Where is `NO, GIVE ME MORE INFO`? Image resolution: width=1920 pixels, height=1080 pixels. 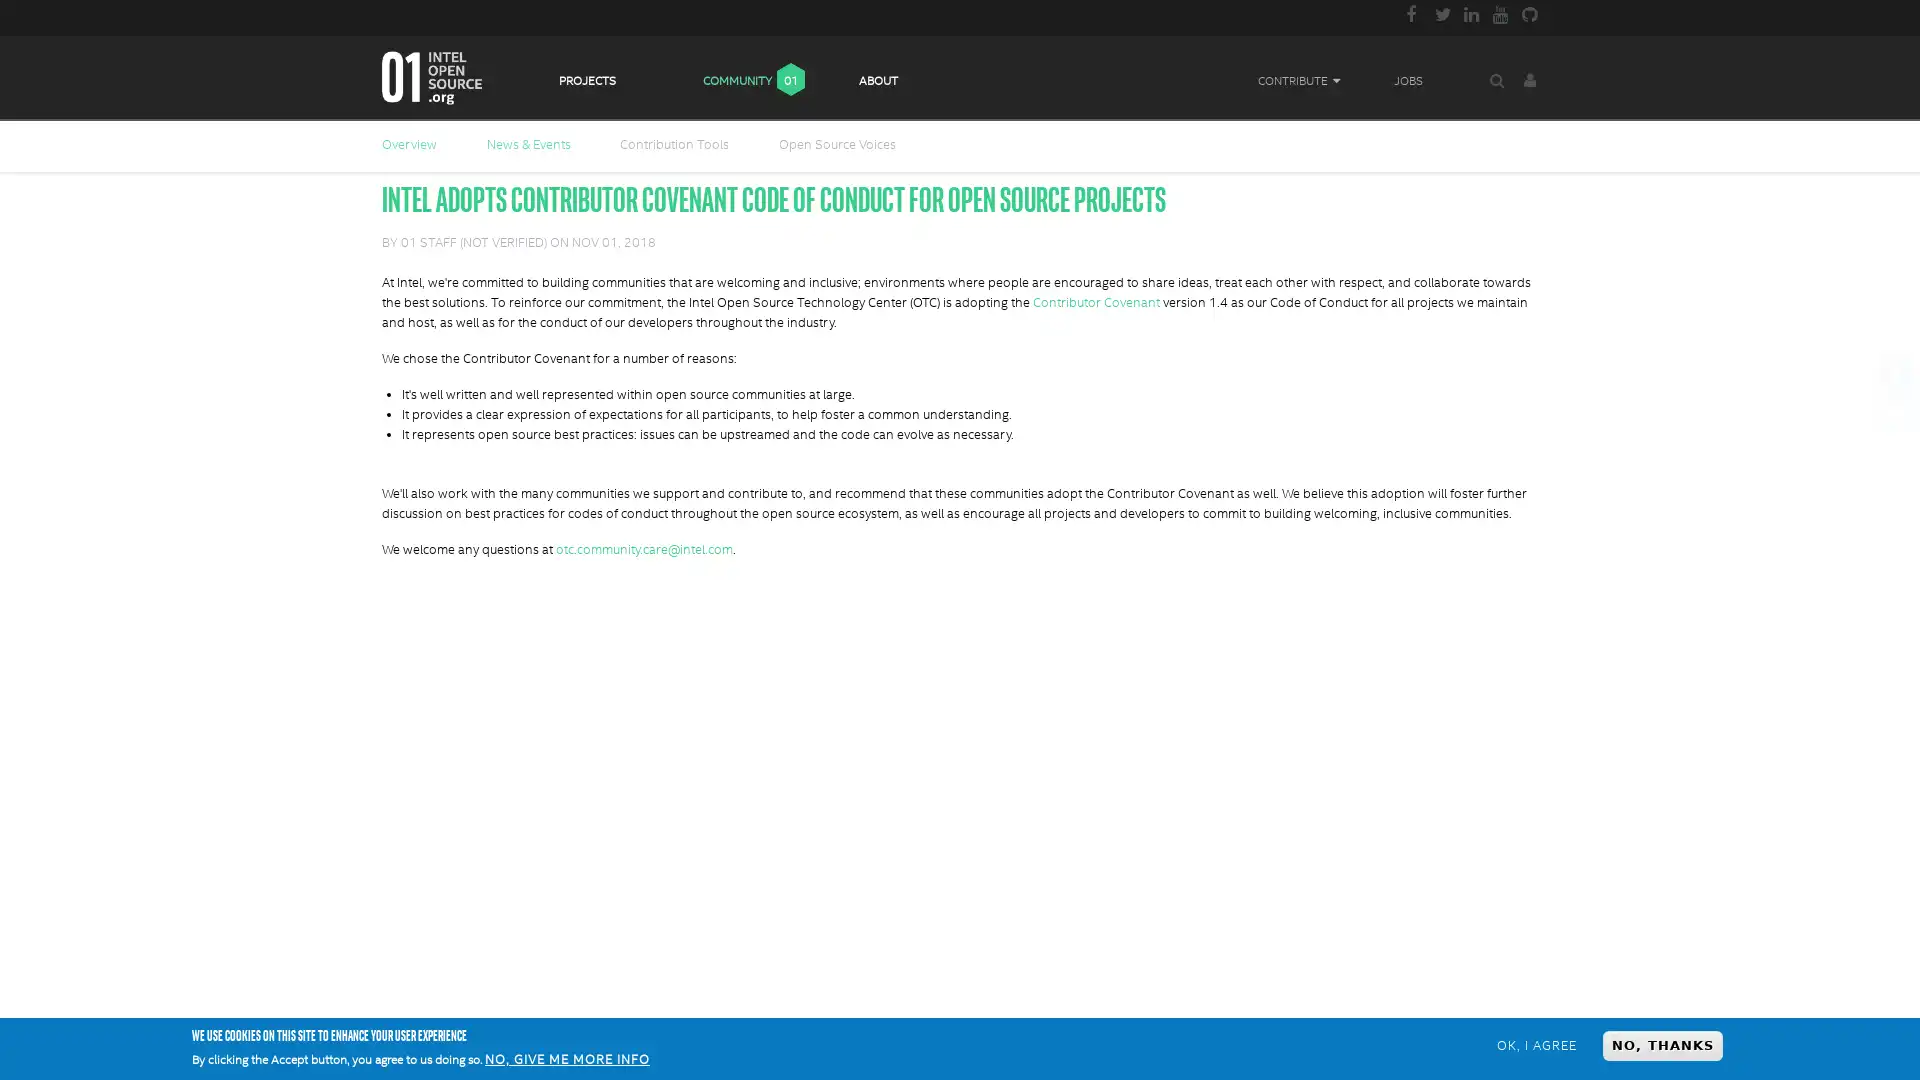 NO, GIVE ME MORE INFO is located at coordinates (566, 1059).